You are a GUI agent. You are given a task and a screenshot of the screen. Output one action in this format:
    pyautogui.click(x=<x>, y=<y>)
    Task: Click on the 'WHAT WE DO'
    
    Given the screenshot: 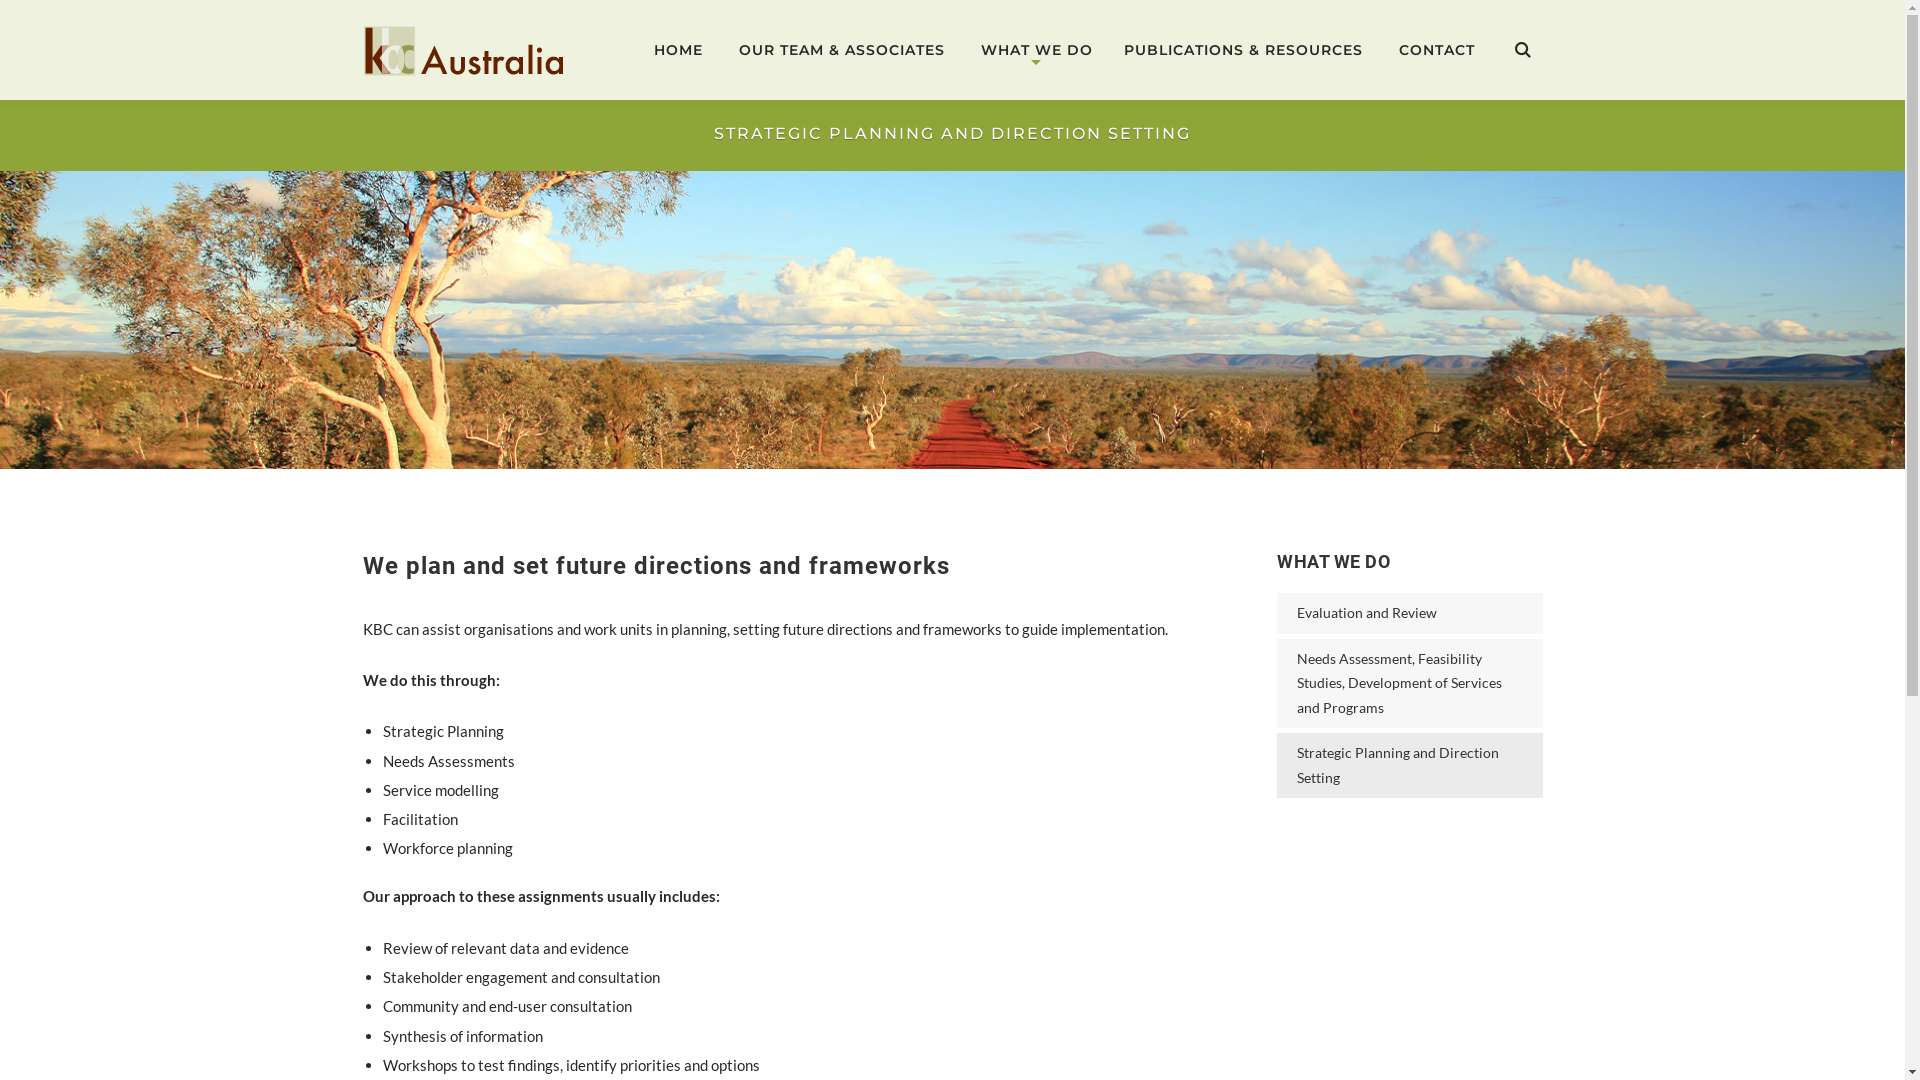 What is the action you would take?
    pyautogui.click(x=1034, y=49)
    